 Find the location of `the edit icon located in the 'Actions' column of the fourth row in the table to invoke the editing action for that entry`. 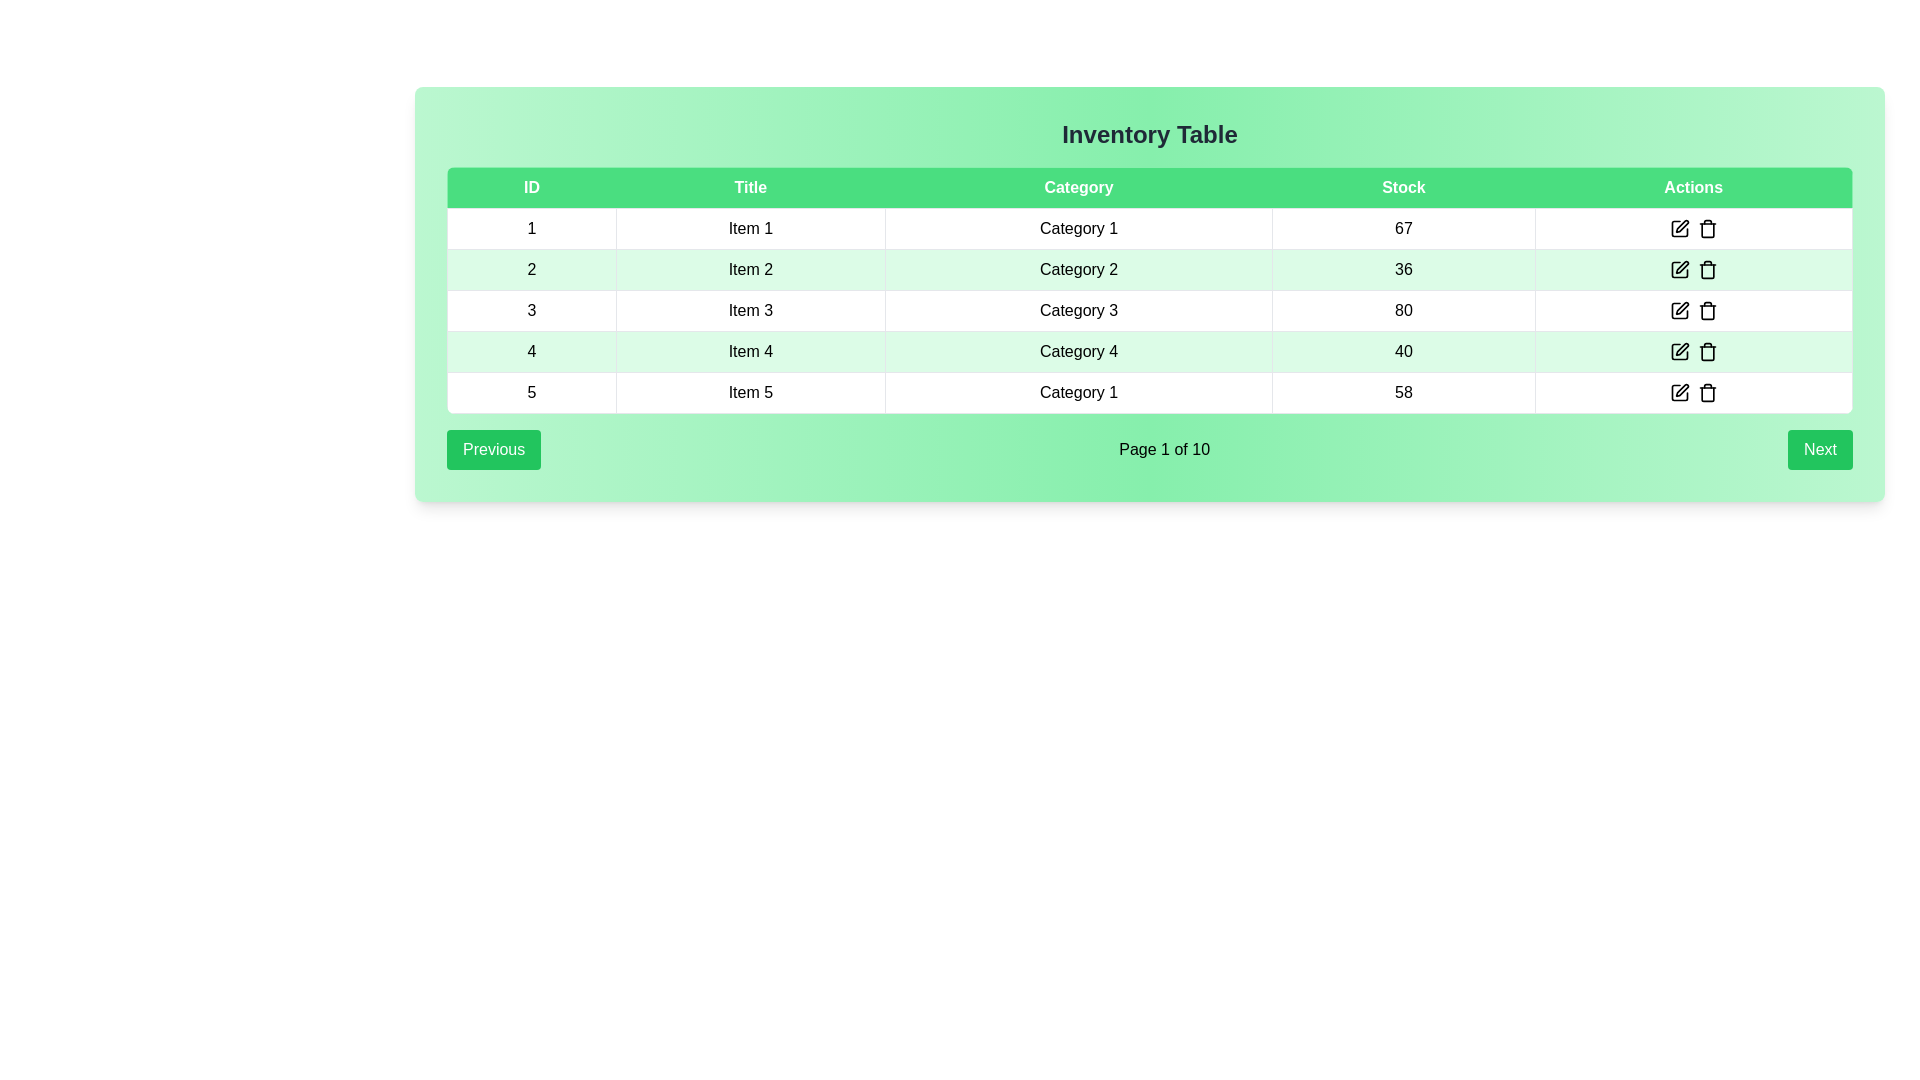

the edit icon located in the 'Actions' column of the fourth row in the table to invoke the editing action for that entry is located at coordinates (1681, 308).